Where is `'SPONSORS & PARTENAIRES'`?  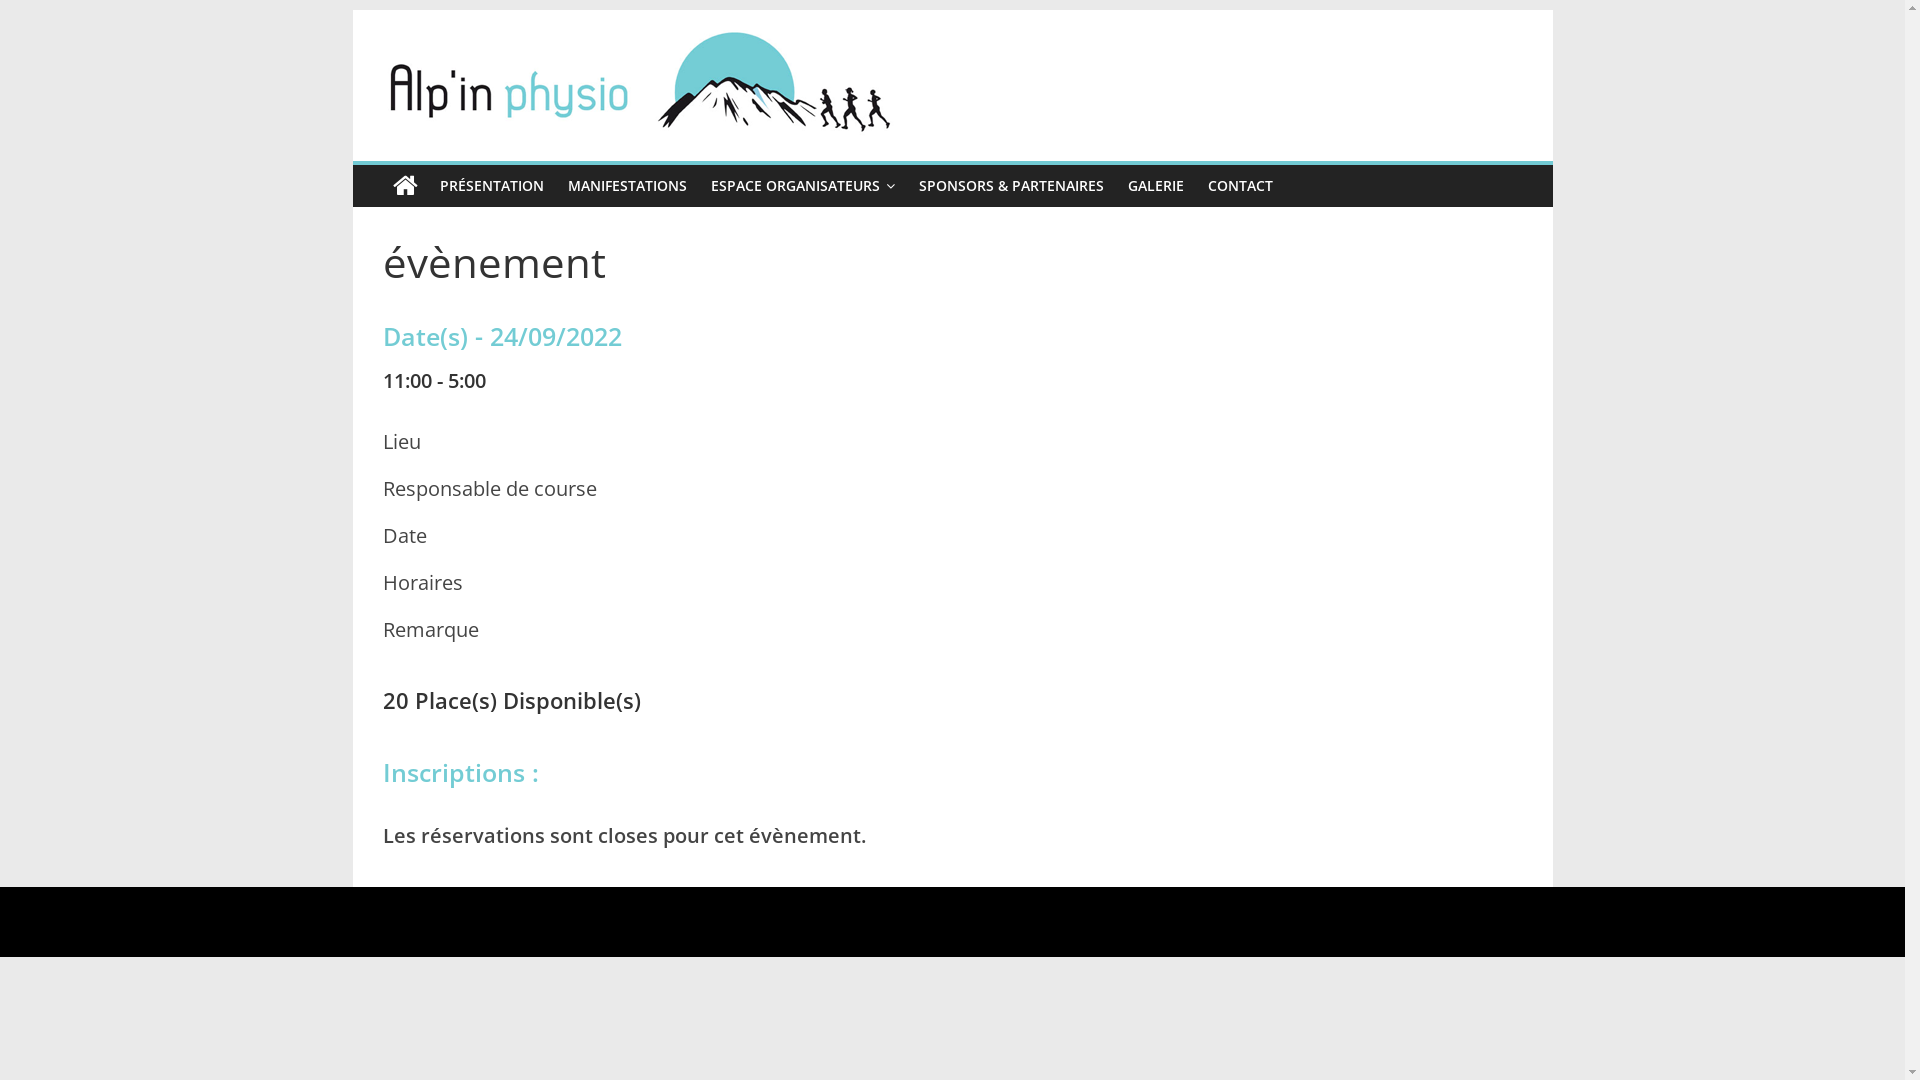 'SPONSORS & PARTENAIRES' is located at coordinates (905, 185).